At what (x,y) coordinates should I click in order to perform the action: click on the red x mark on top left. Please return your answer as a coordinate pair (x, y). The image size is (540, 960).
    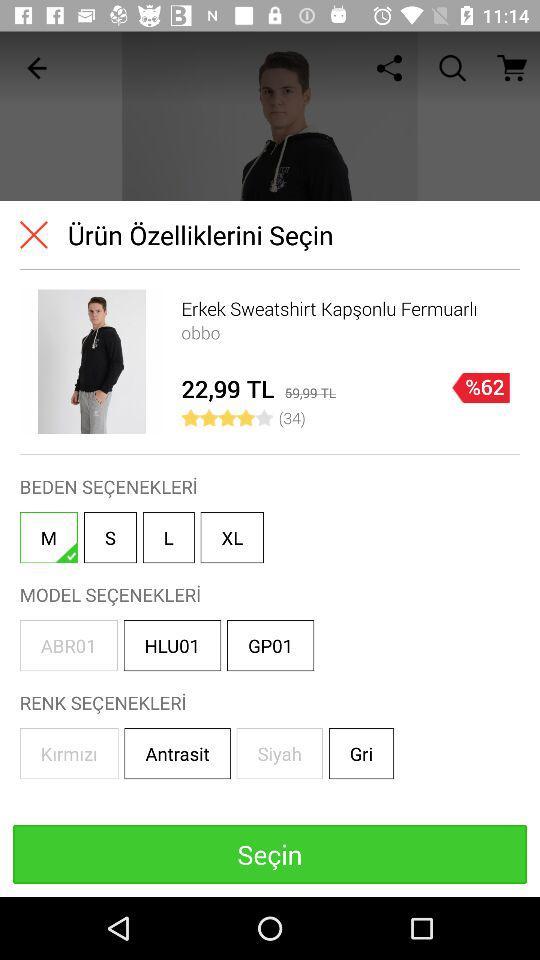
    Looking at the image, I should click on (33, 235).